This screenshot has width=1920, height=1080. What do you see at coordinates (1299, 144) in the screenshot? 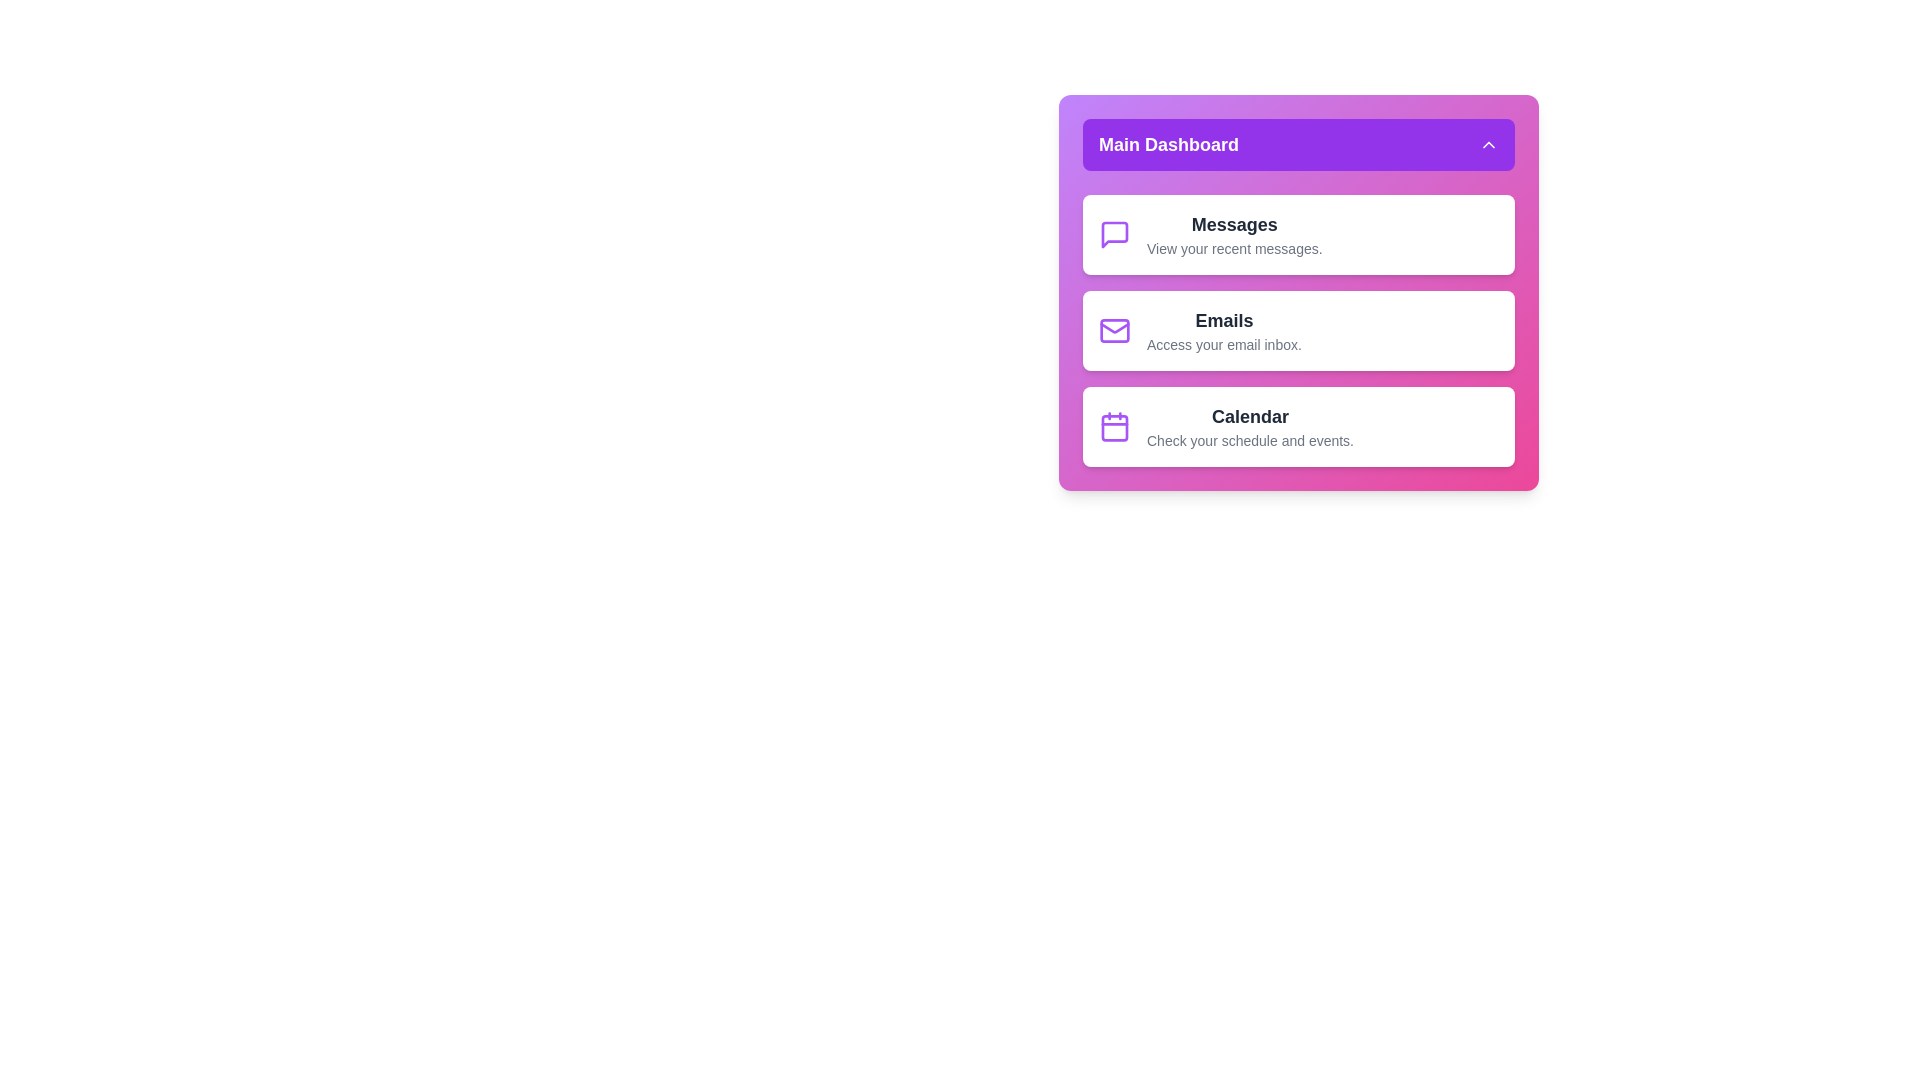
I see `toggle button to hide the menu` at bounding box center [1299, 144].